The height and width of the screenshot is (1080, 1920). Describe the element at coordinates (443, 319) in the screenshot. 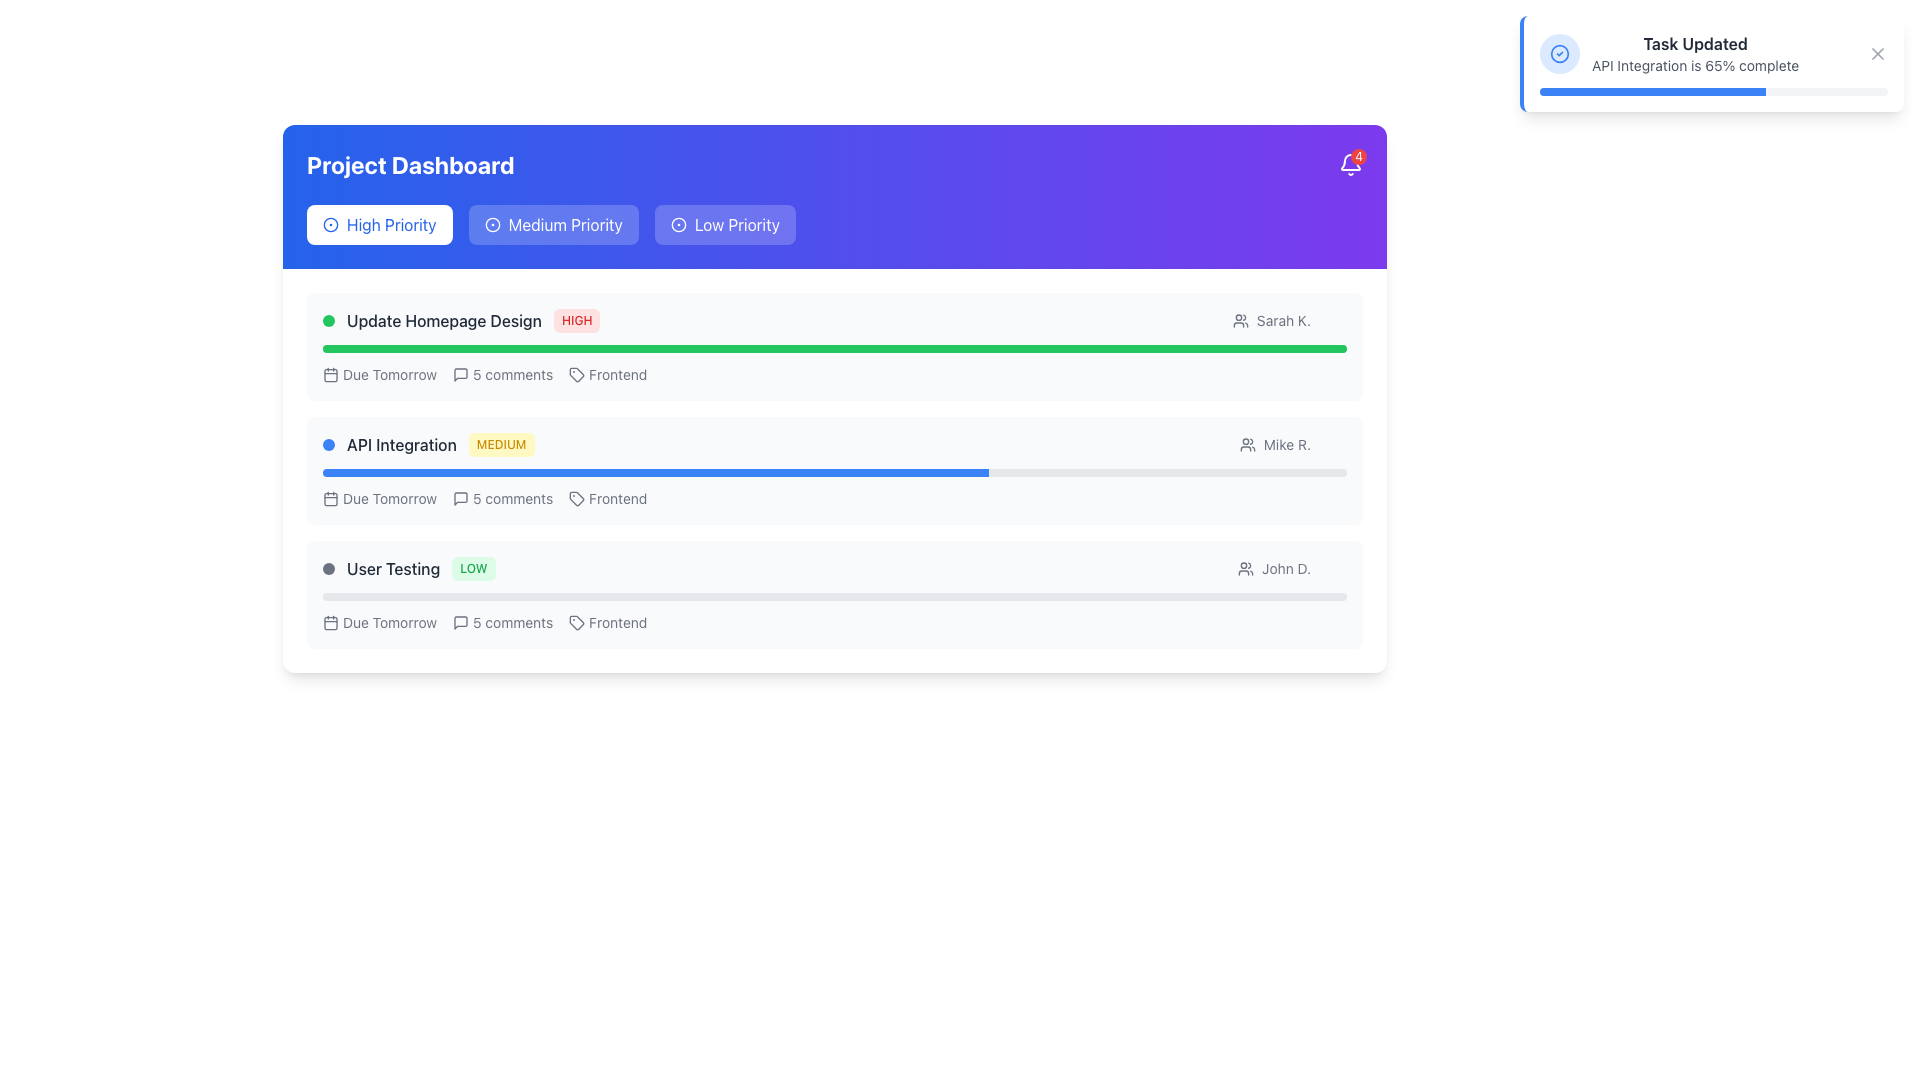

I see `the text label displaying 'Update Homepage Design'` at that location.